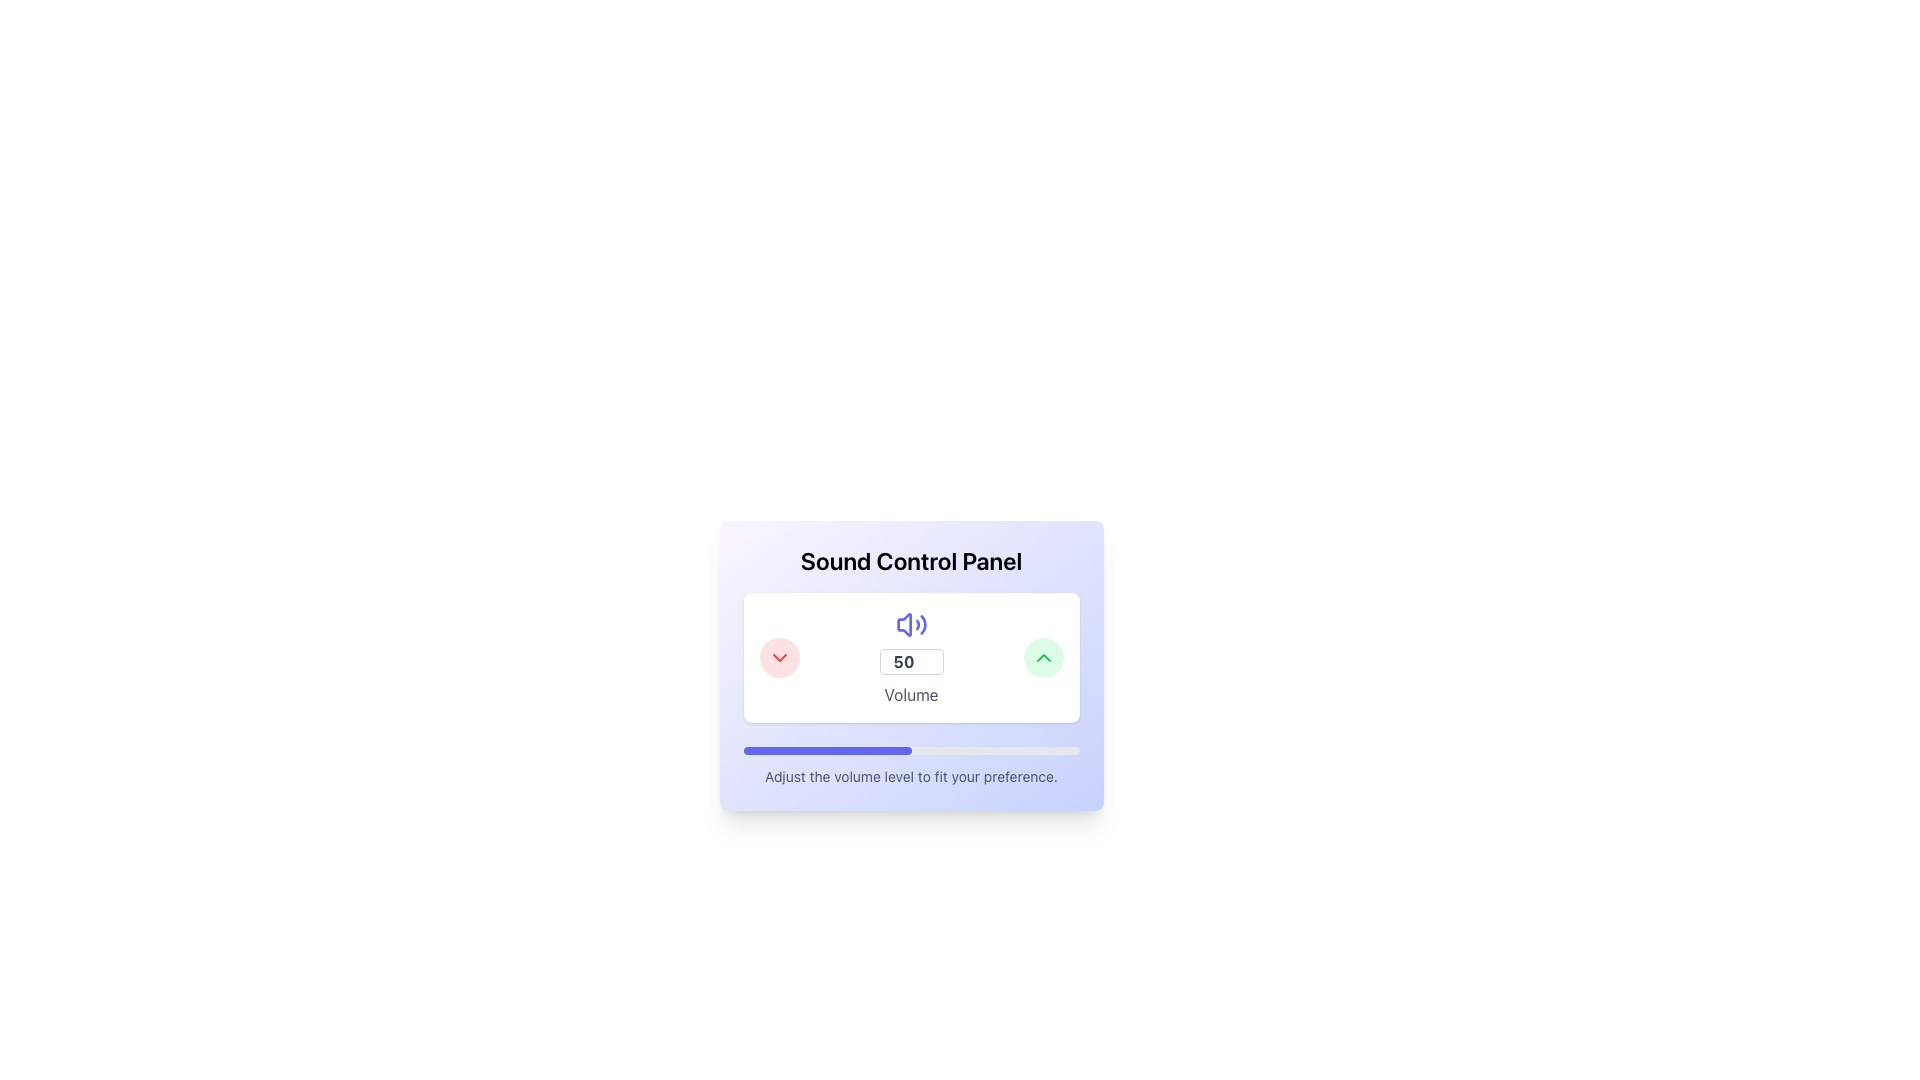  Describe the element at coordinates (910, 623) in the screenshot. I see `the sound or volume control icon located at the top center of the control panel above the numeric input box labeled 'Volume.'` at that location.